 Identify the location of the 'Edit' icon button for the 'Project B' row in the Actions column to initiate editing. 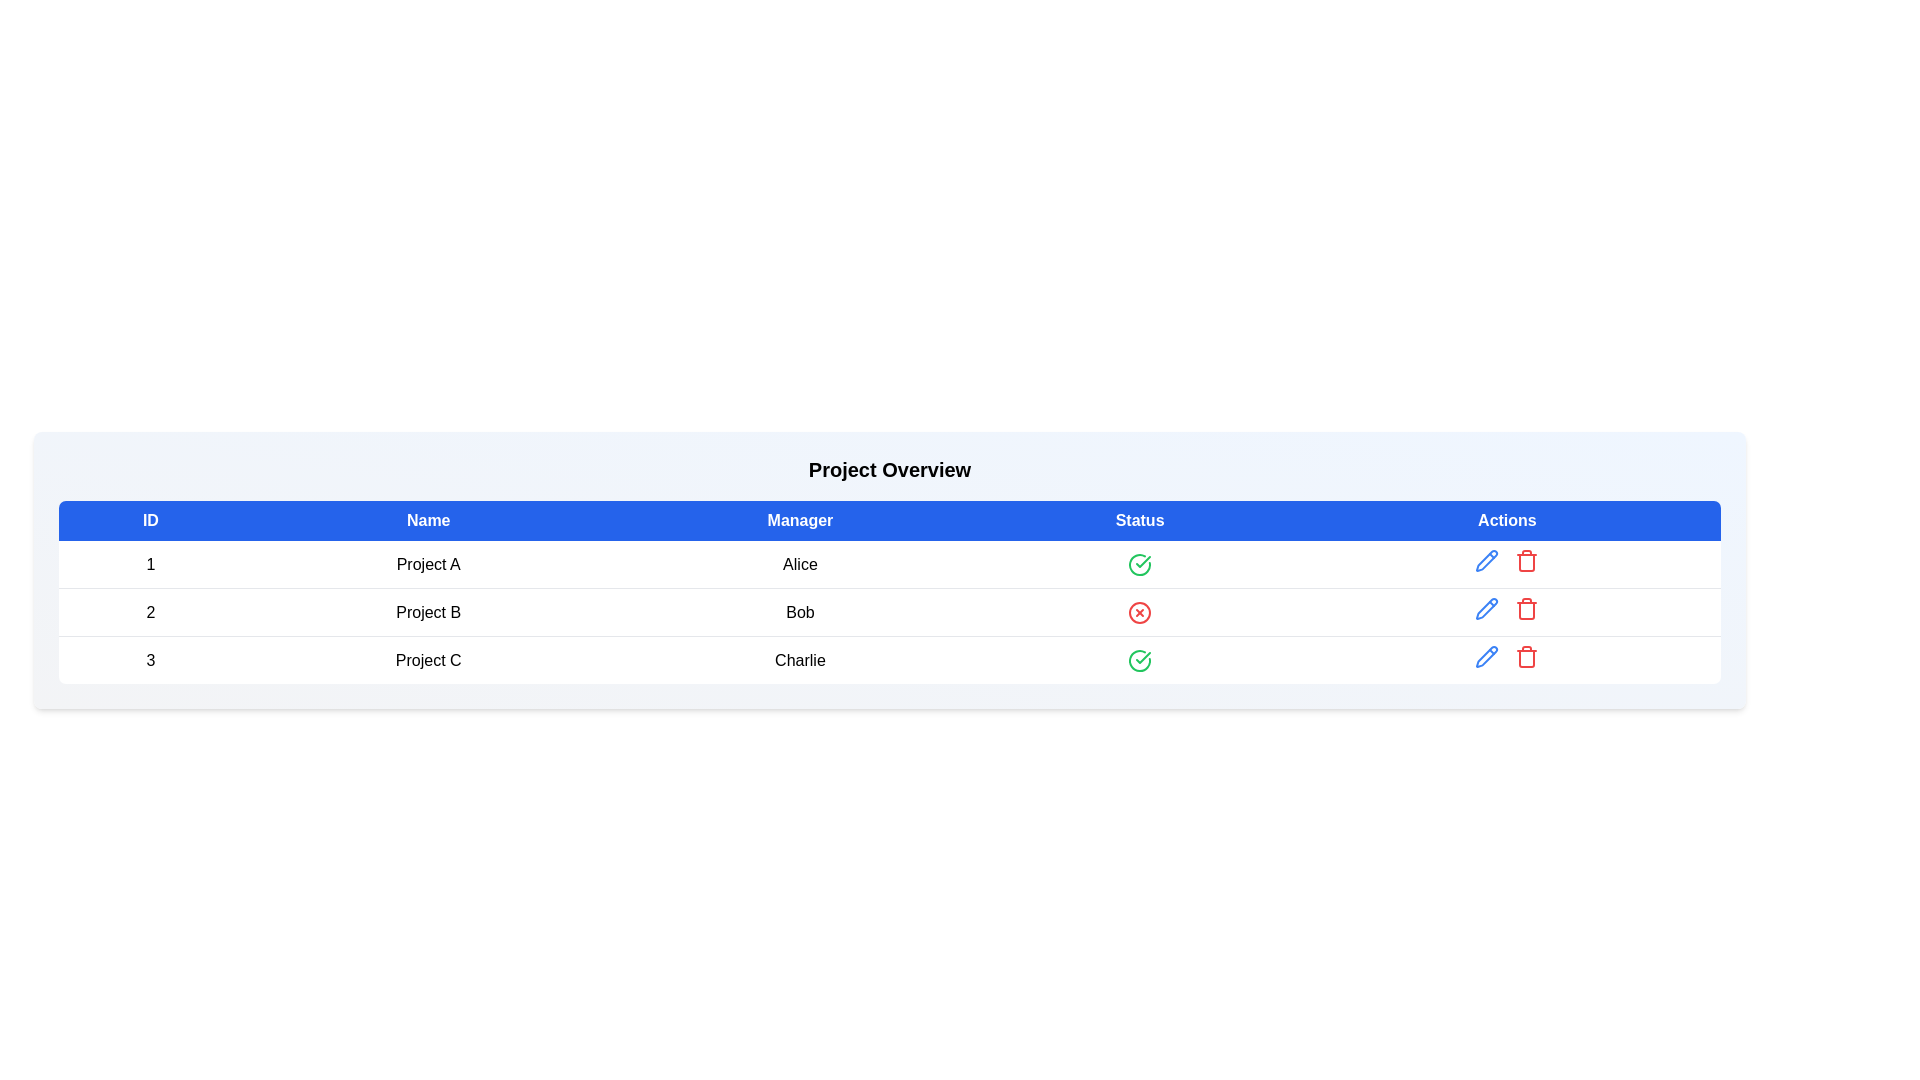
(1487, 560).